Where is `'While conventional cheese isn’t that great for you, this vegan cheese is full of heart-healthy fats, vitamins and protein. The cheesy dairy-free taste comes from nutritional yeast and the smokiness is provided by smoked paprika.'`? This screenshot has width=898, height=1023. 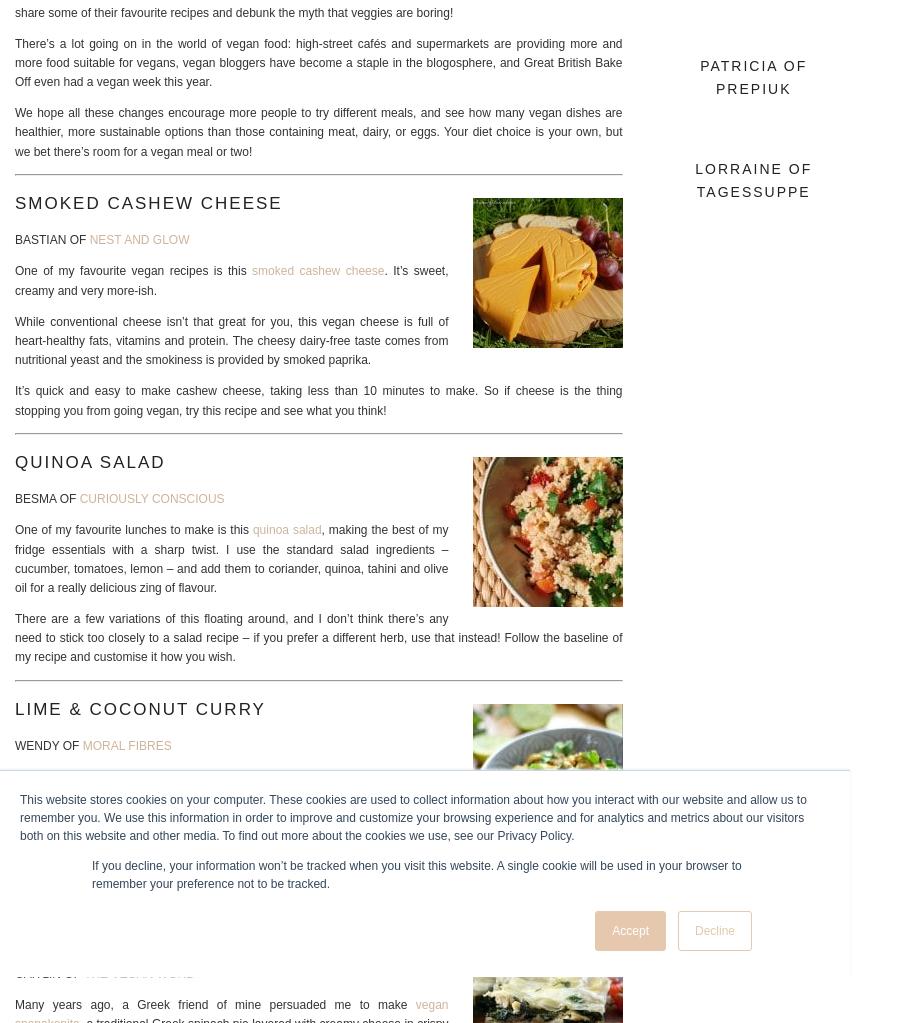 'While conventional cheese isn’t that great for you, this vegan cheese is full of heart-healthy fats, vitamins and protein. The cheesy dairy-free taste comes from nutritional yeast and the smokiness is provided by smoked paprika.' is located at coordinates (231, 340).